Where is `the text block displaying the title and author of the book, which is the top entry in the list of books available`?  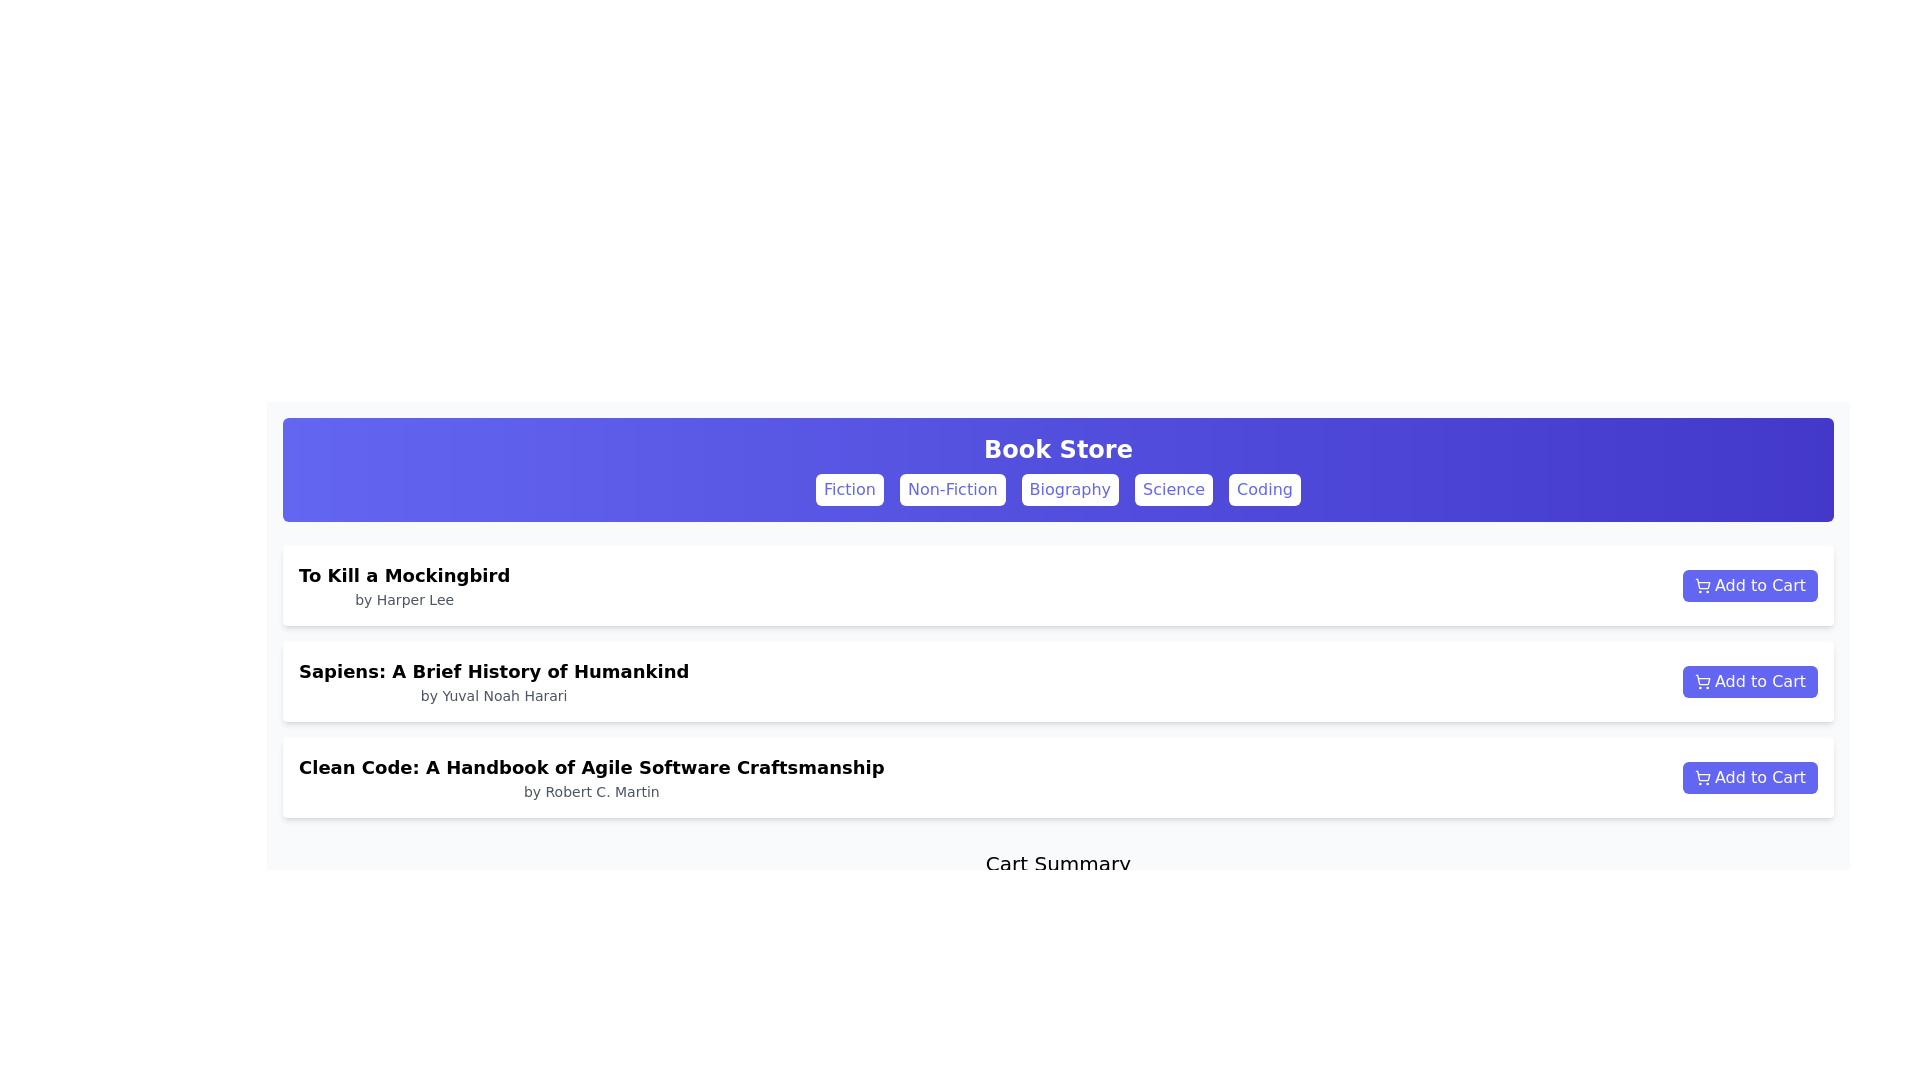 the text block displaying the title and author of the book, which is the top entry in the list of books available is located at coordinates (403, 585).